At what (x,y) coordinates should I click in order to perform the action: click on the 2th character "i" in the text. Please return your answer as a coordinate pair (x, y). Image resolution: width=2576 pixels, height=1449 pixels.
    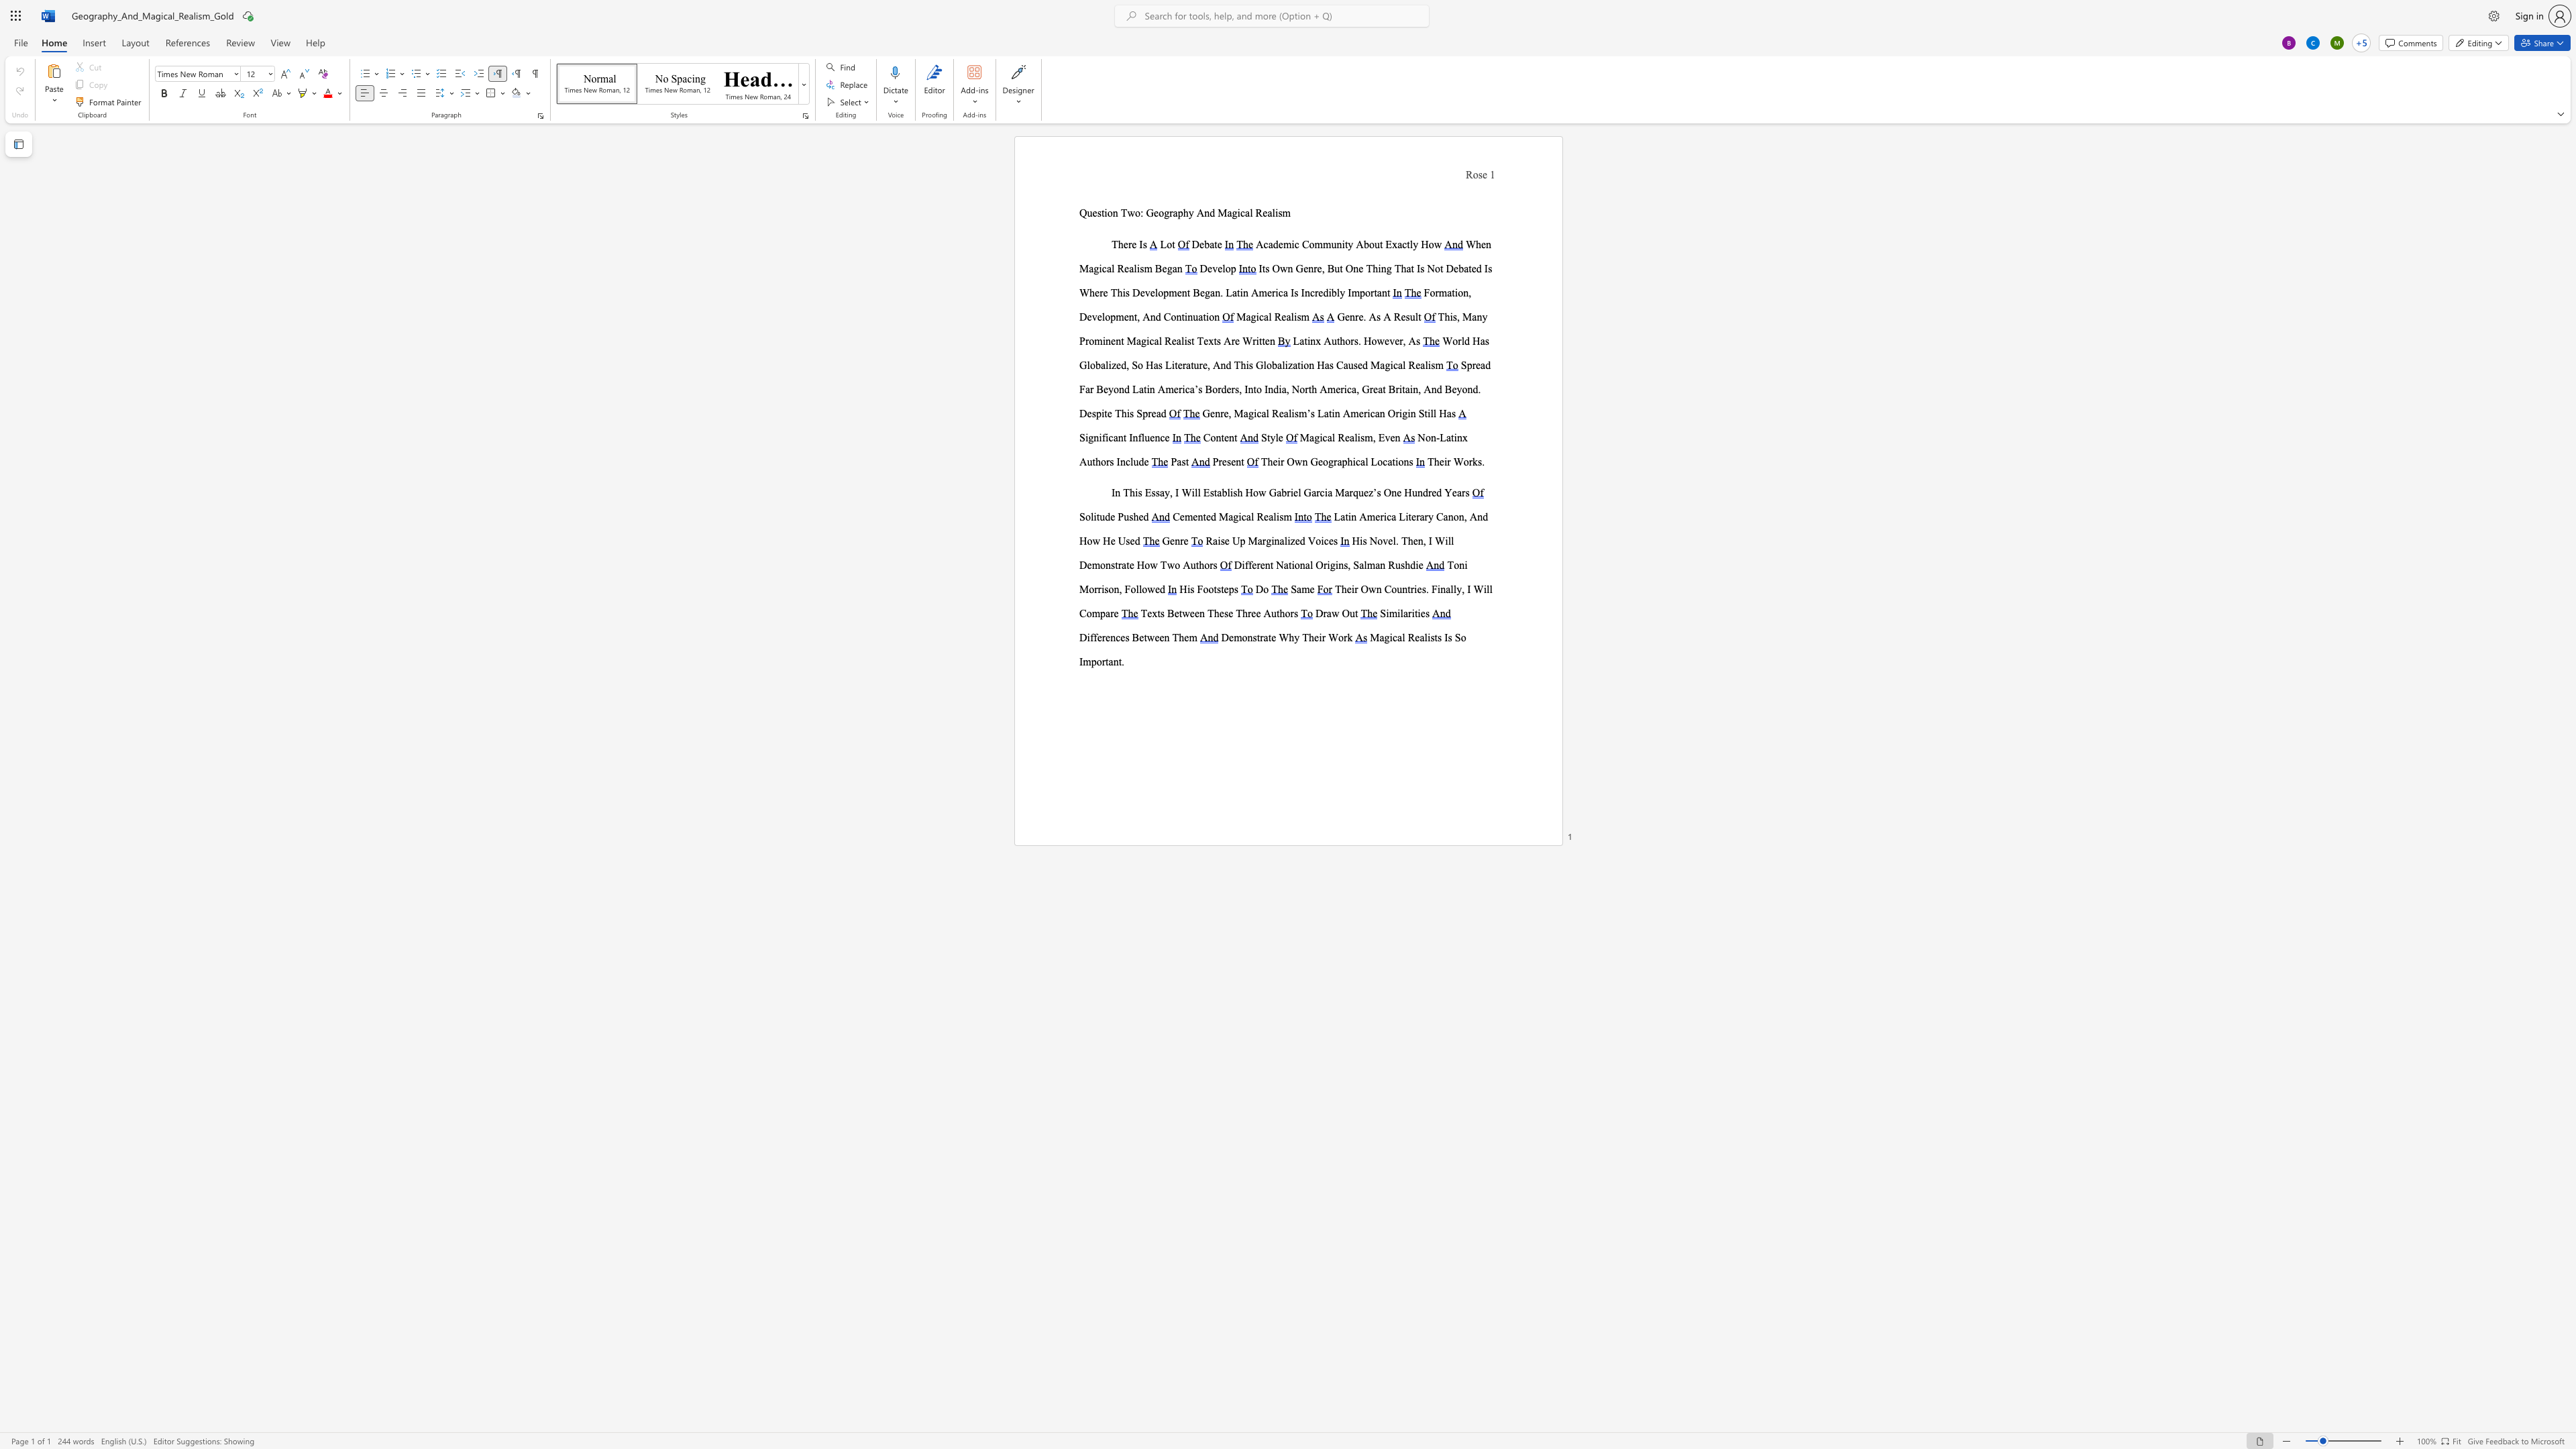
    Looking at the image, I should click on (1295, 316).